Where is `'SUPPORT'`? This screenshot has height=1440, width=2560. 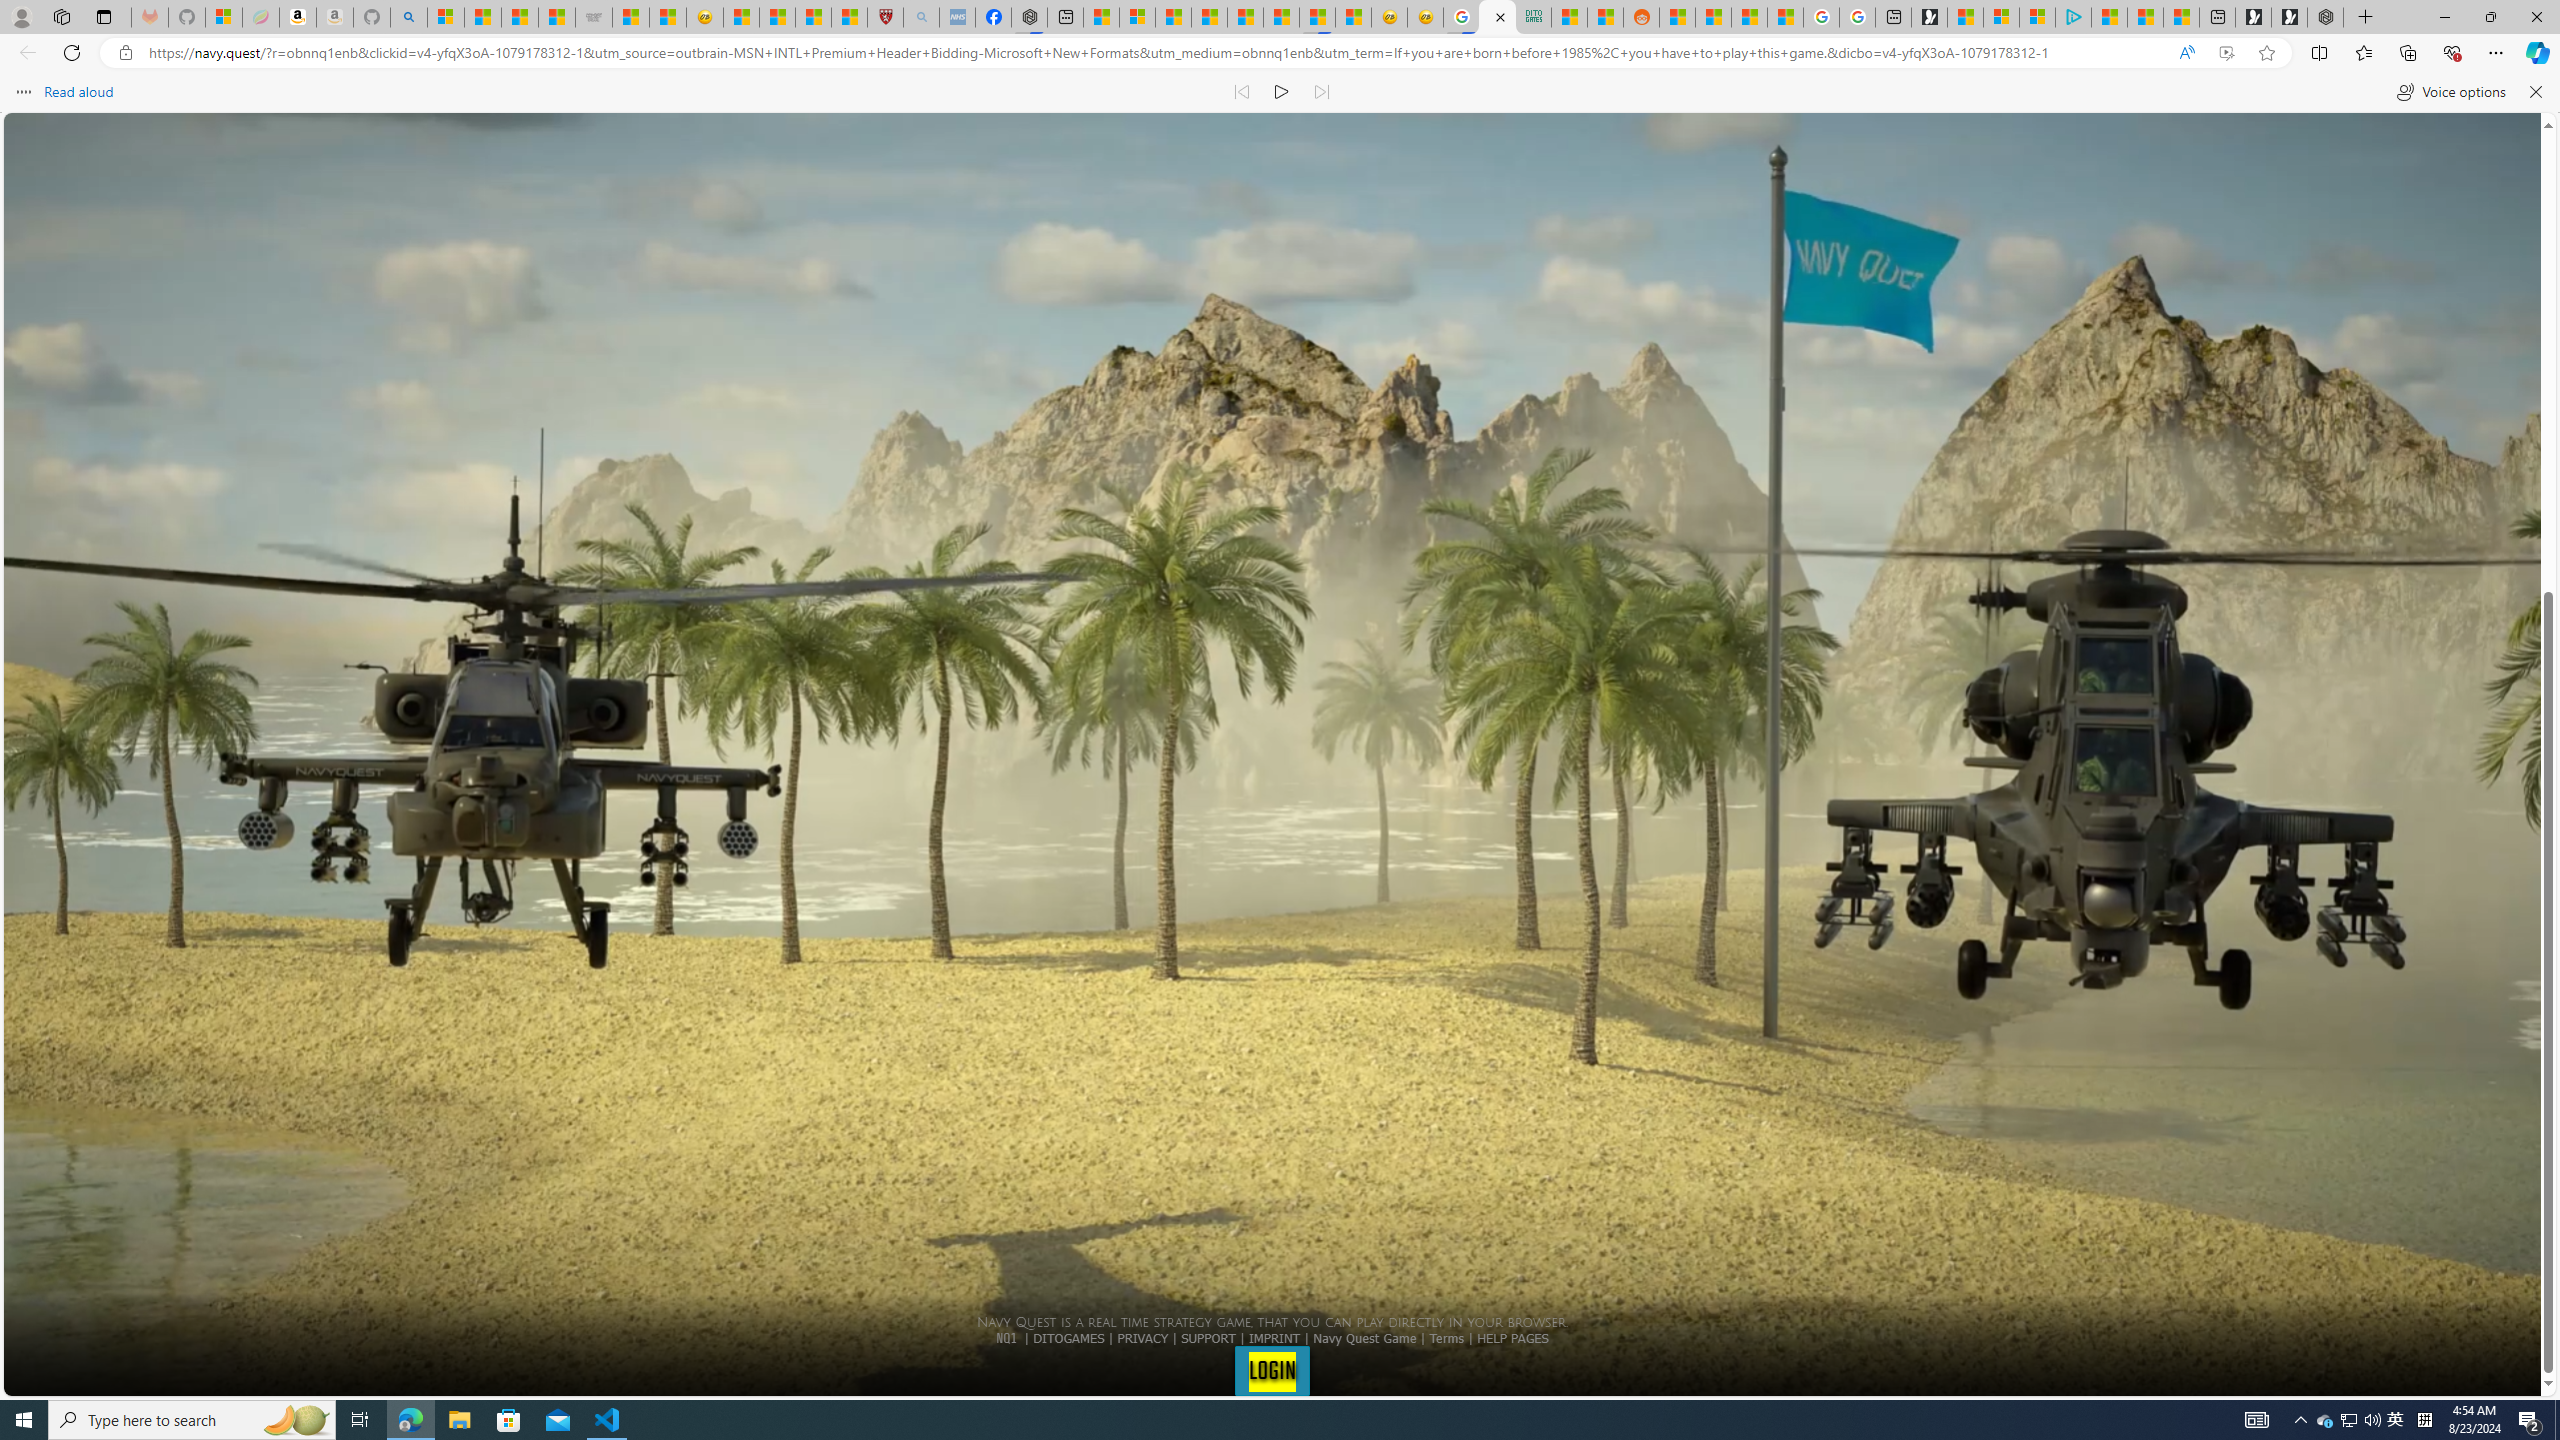 'SUPPORT' is located at coordinates (1207, 1336).